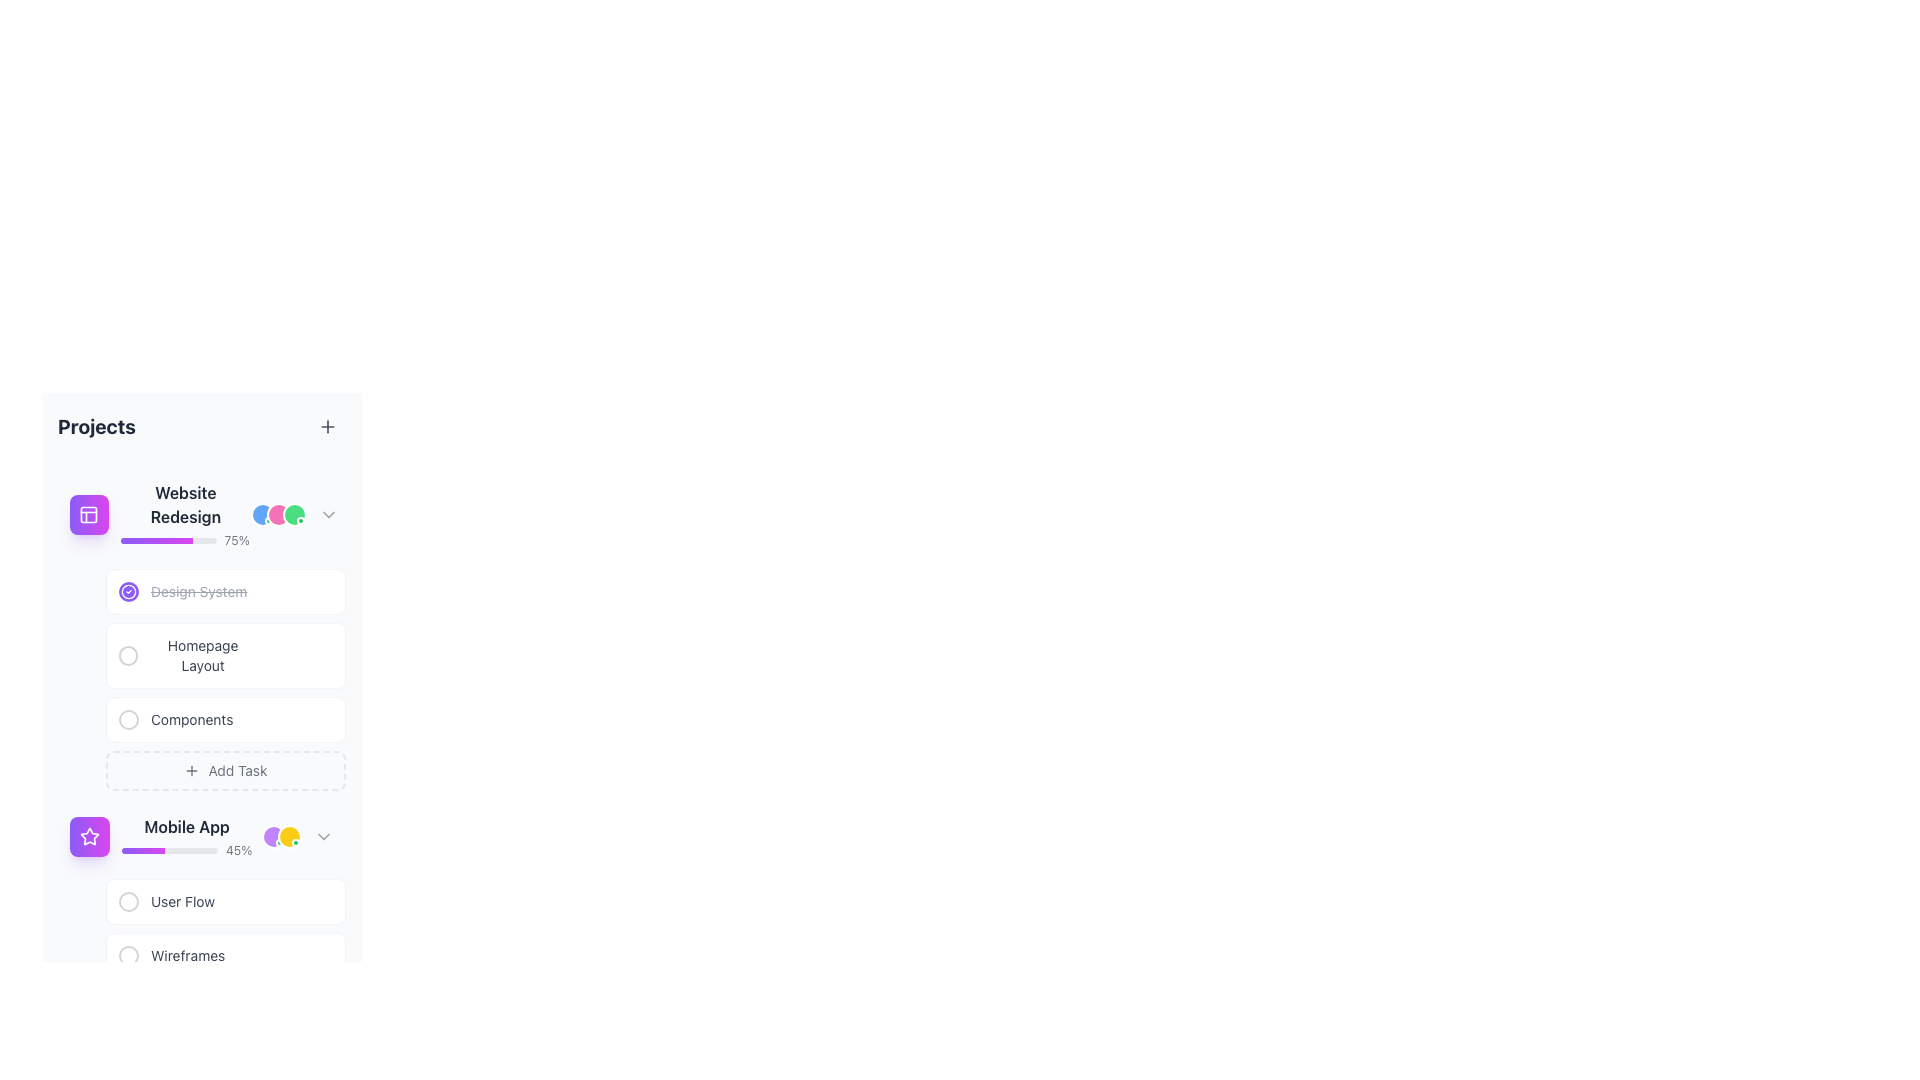 This screenshot has height=1080, width=1920. I want to click on the 'Mobile App' card element in the Projects section of the sidebar to activate hover effects, so click(201, 837).